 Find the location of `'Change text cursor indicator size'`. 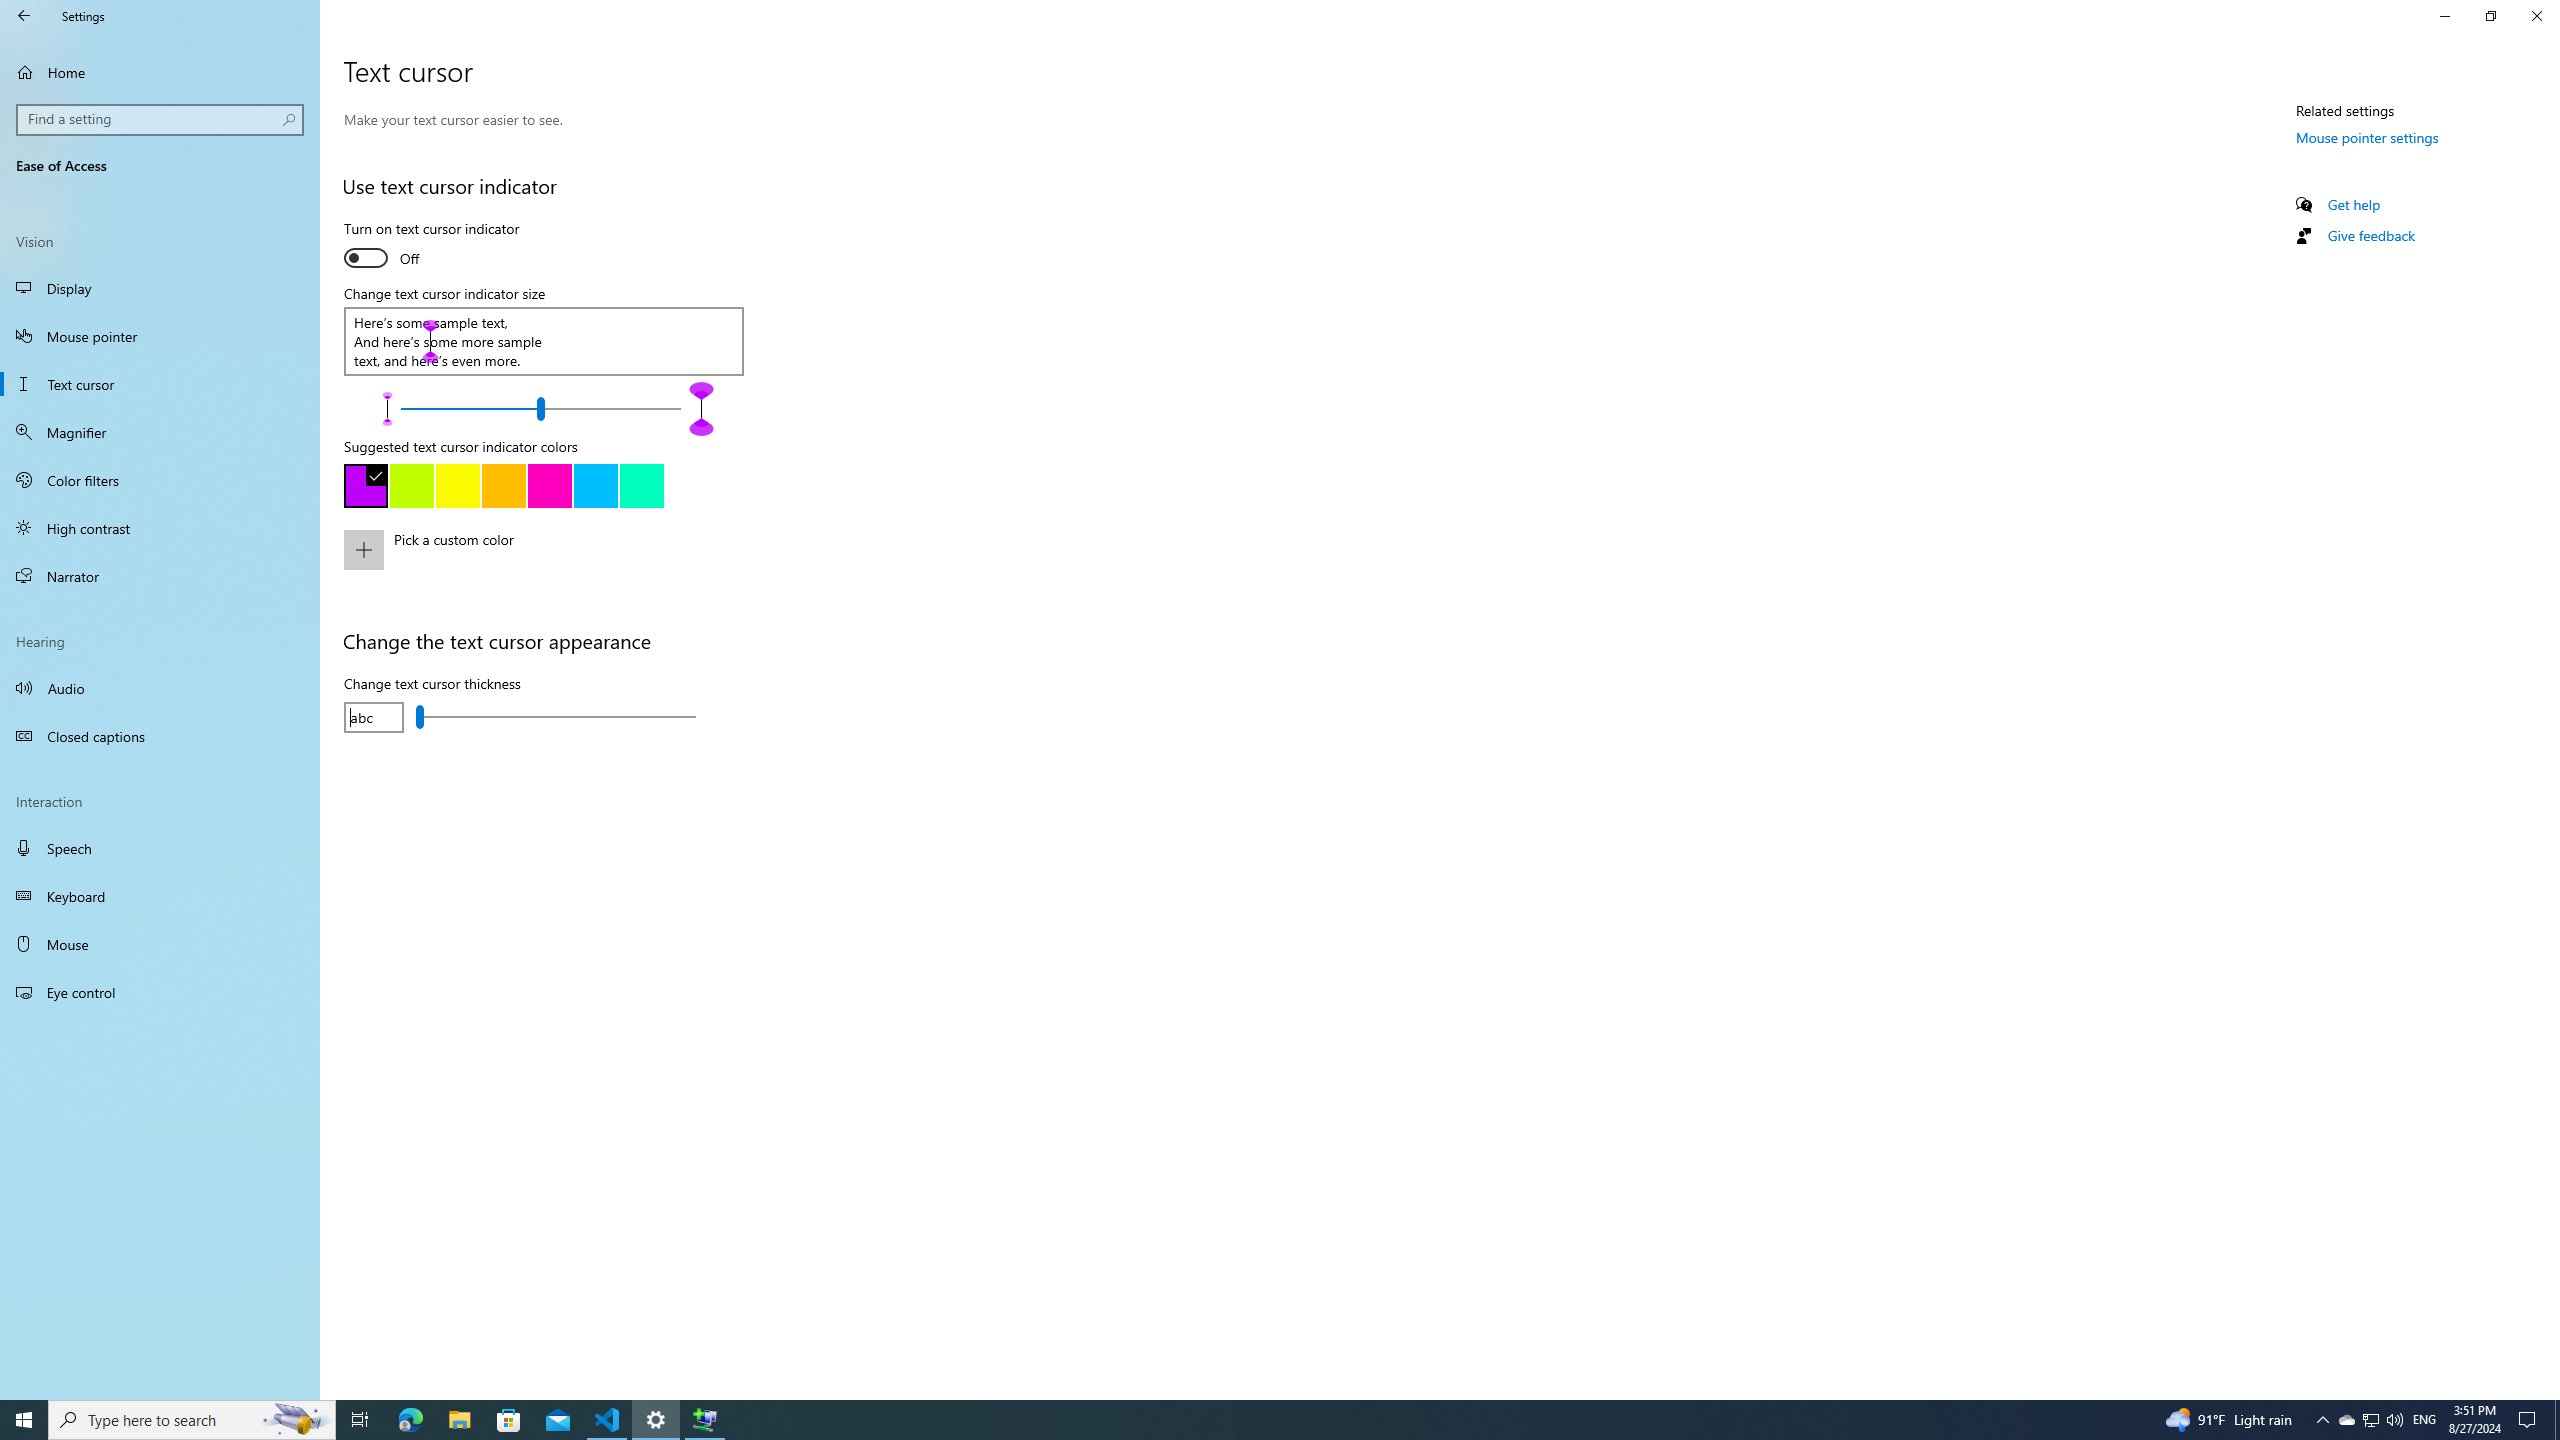

'Change text cursor indicator size' is located at coordinates (541, 407).